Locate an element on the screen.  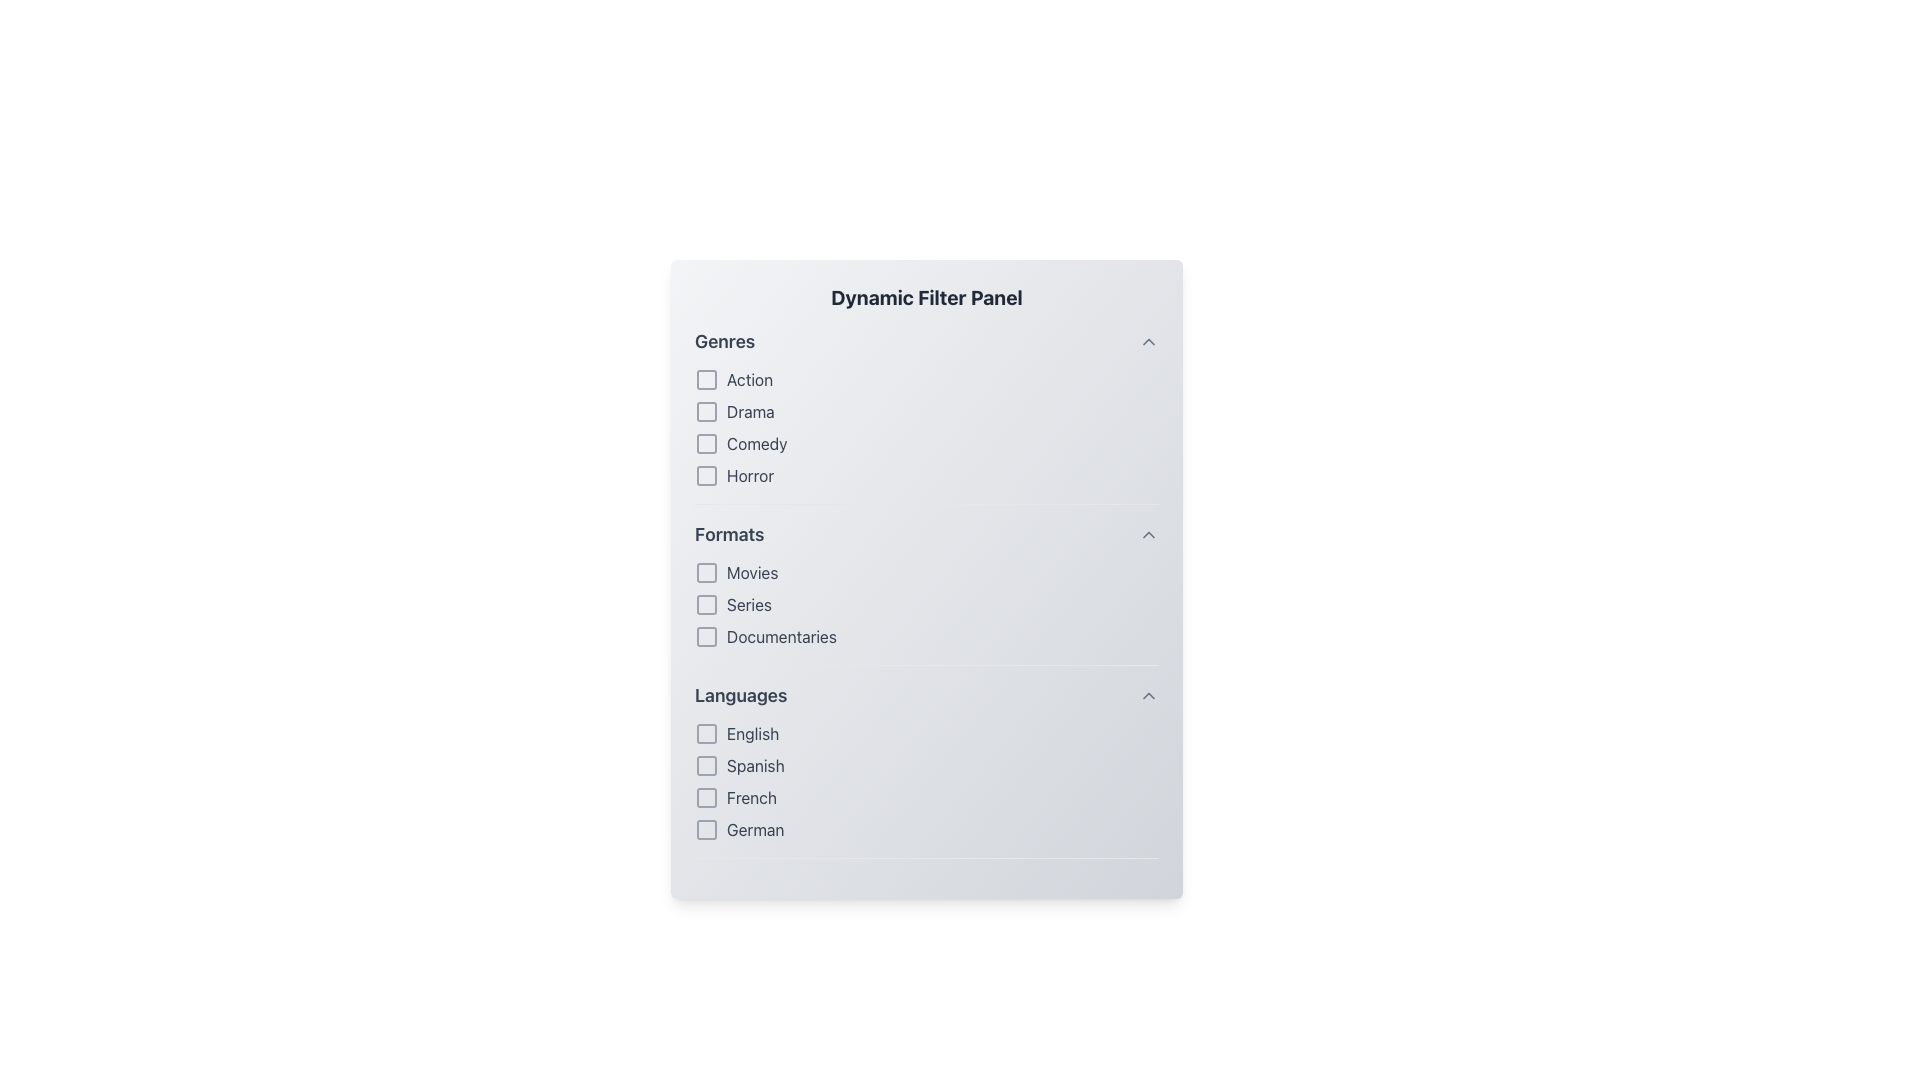
the checkbox labeled 'Movies' in the 'Formats' section of the filter panel for accessibility navigation is located at coordinates (925, 573).